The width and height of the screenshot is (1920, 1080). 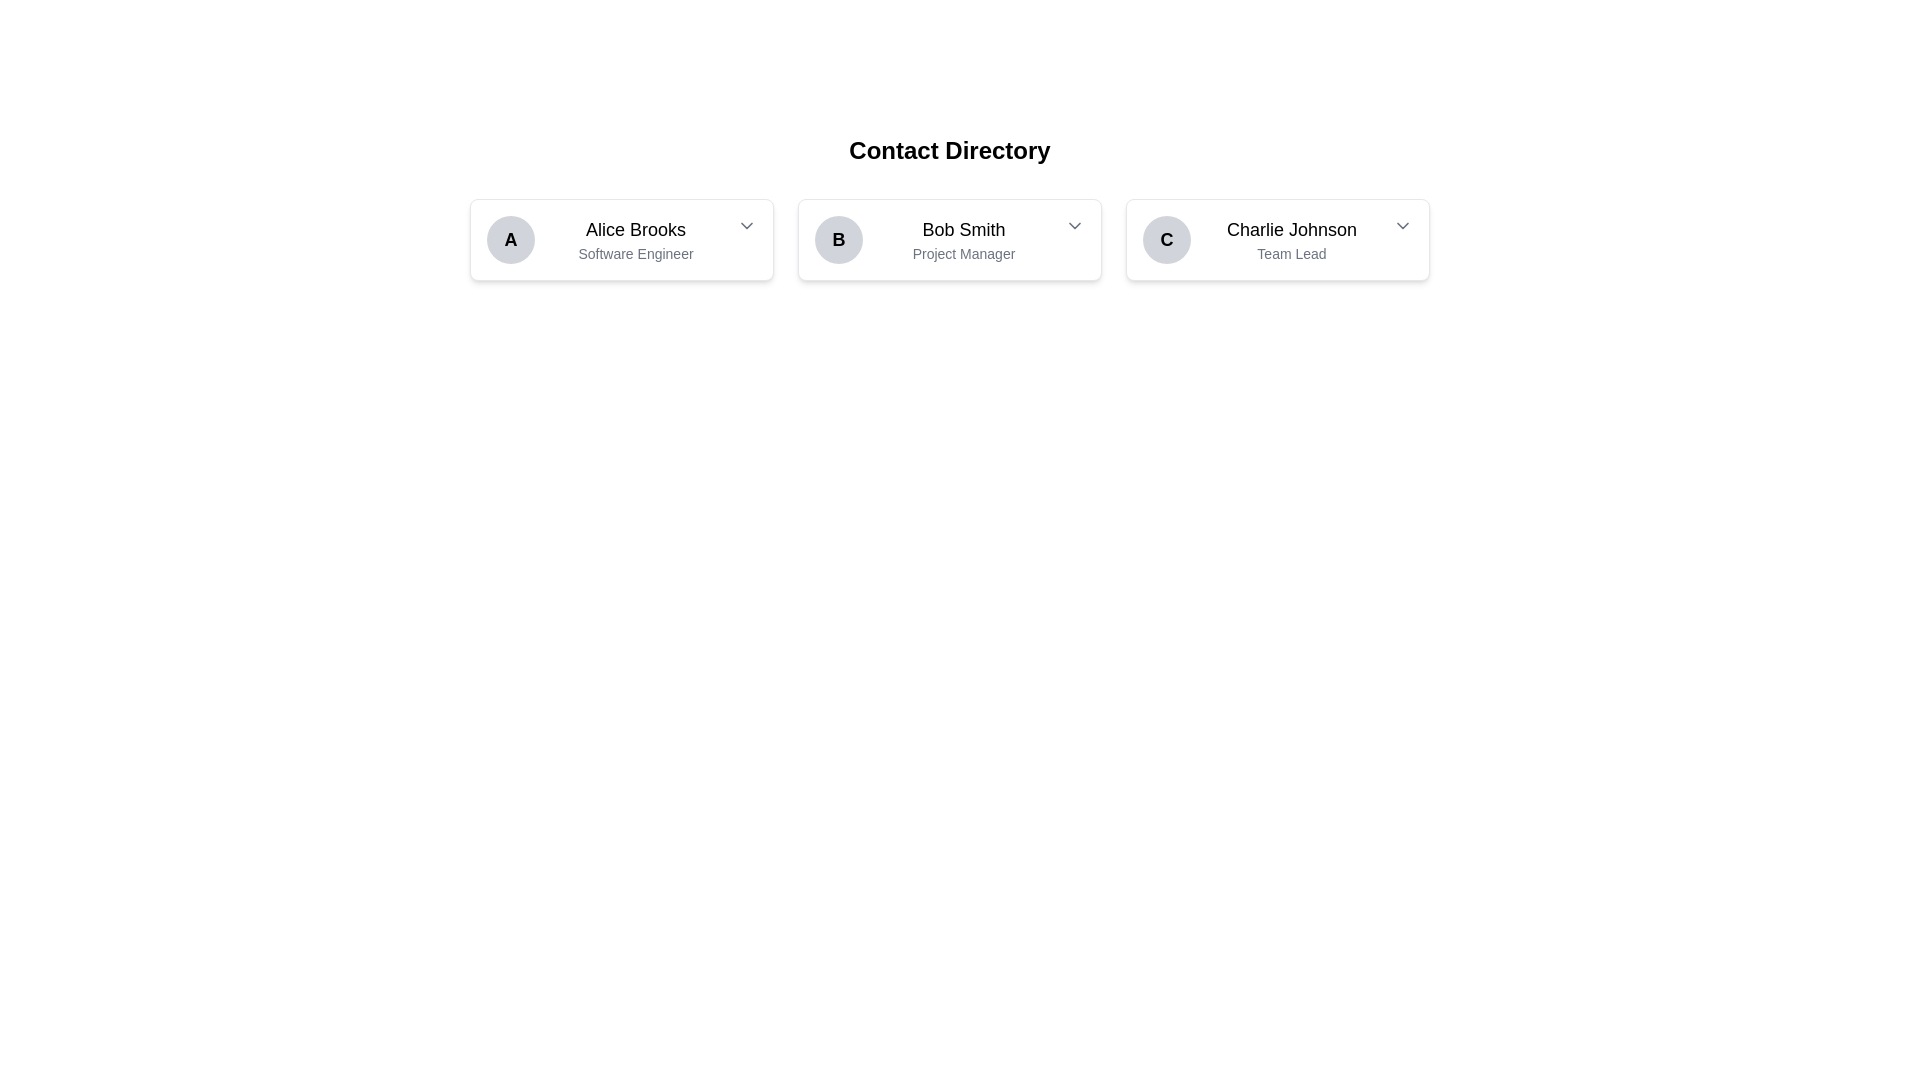 What do you see at coordinates (1291, 238) in the screenshot?
I see `the text display element that shows the name and role of an individual in the team directory, located in the center of the third card from the left, to the right of the circular icon labeled 'C' and above a dropdown arrow` at bounding box center [1291, 238].